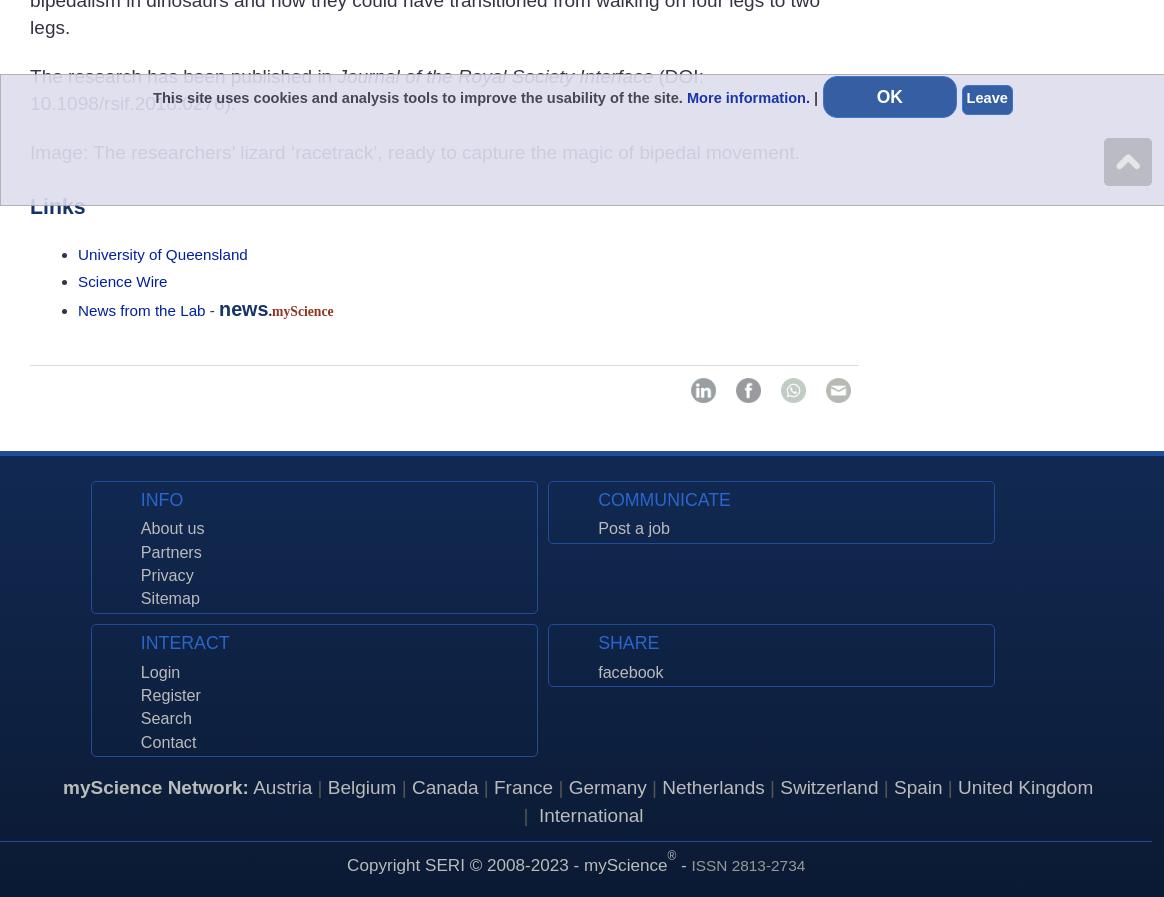  I want to click on 'Netherlands', so click(712, 787).